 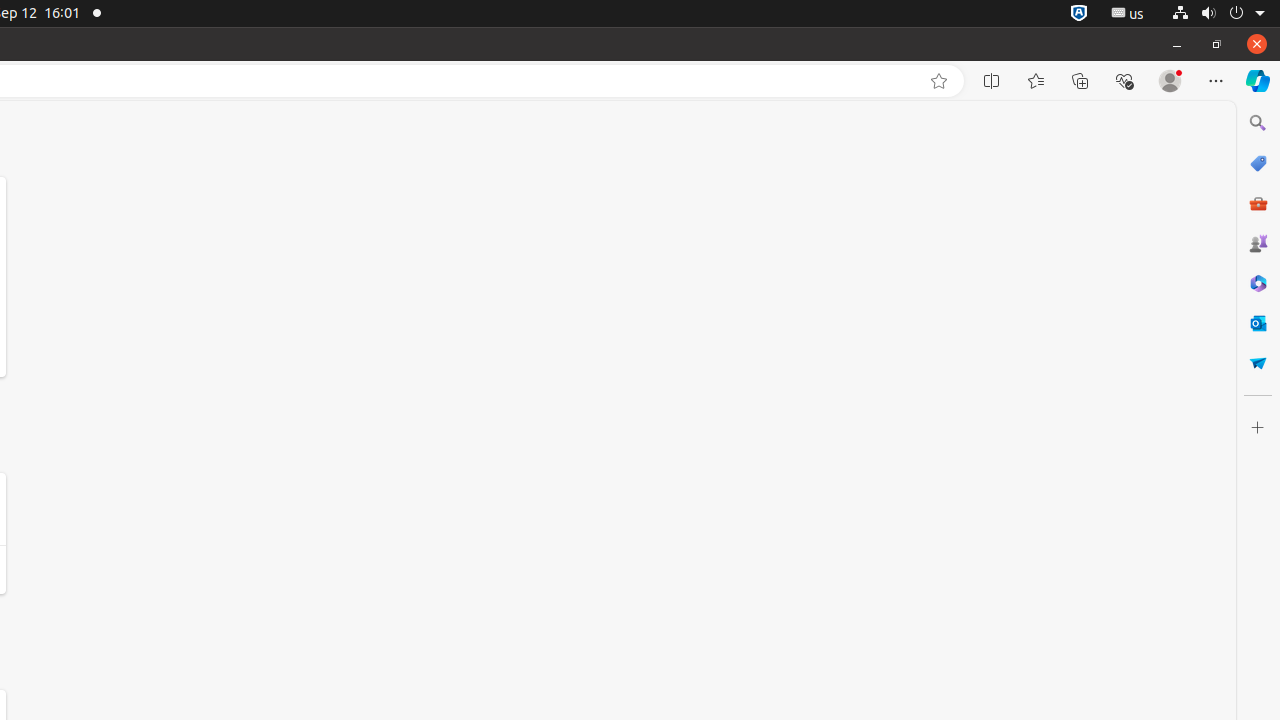 I want to click on 'Settings and more (Alt+F)', so click(x=1215, y=80).